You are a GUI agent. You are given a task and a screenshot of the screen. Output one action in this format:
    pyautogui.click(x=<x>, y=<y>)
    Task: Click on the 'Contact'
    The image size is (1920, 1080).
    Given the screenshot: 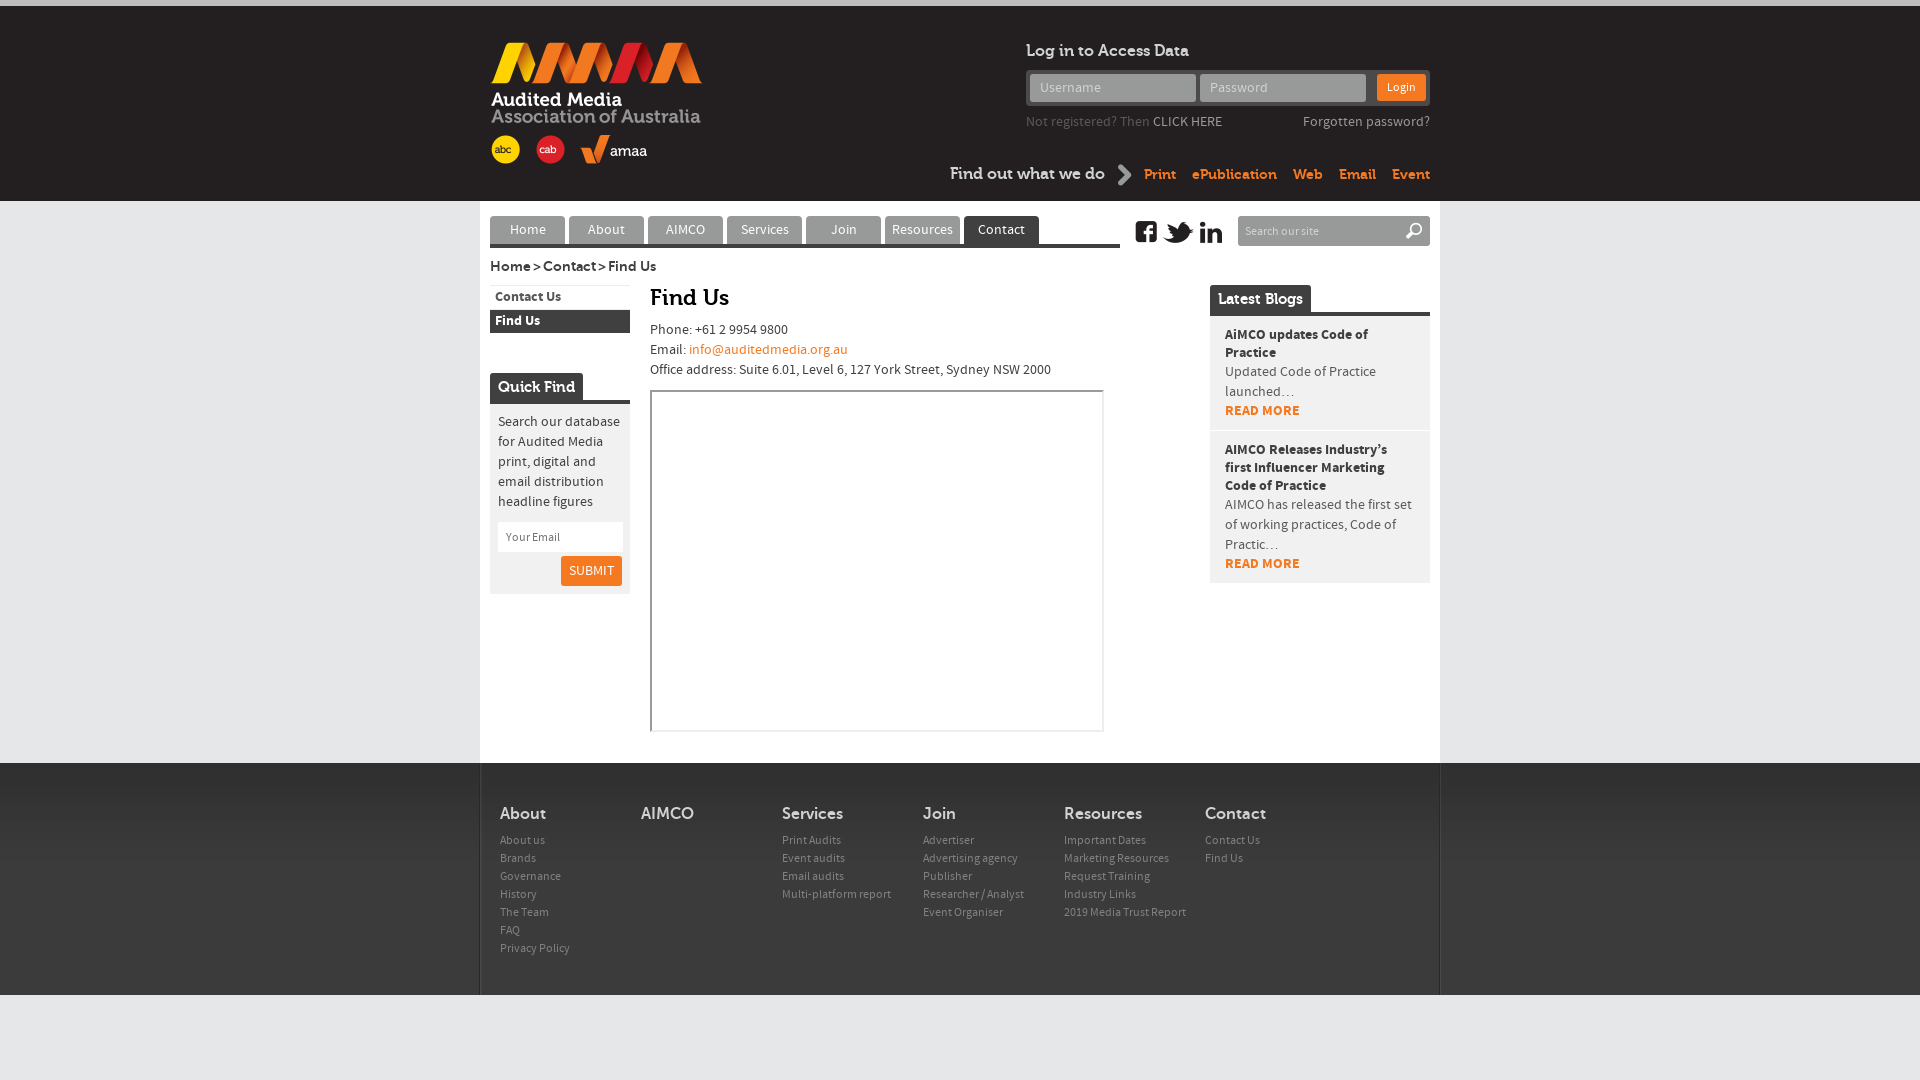 What is the action you would take?
    pyautogui.click(x=1001, y=229)
    